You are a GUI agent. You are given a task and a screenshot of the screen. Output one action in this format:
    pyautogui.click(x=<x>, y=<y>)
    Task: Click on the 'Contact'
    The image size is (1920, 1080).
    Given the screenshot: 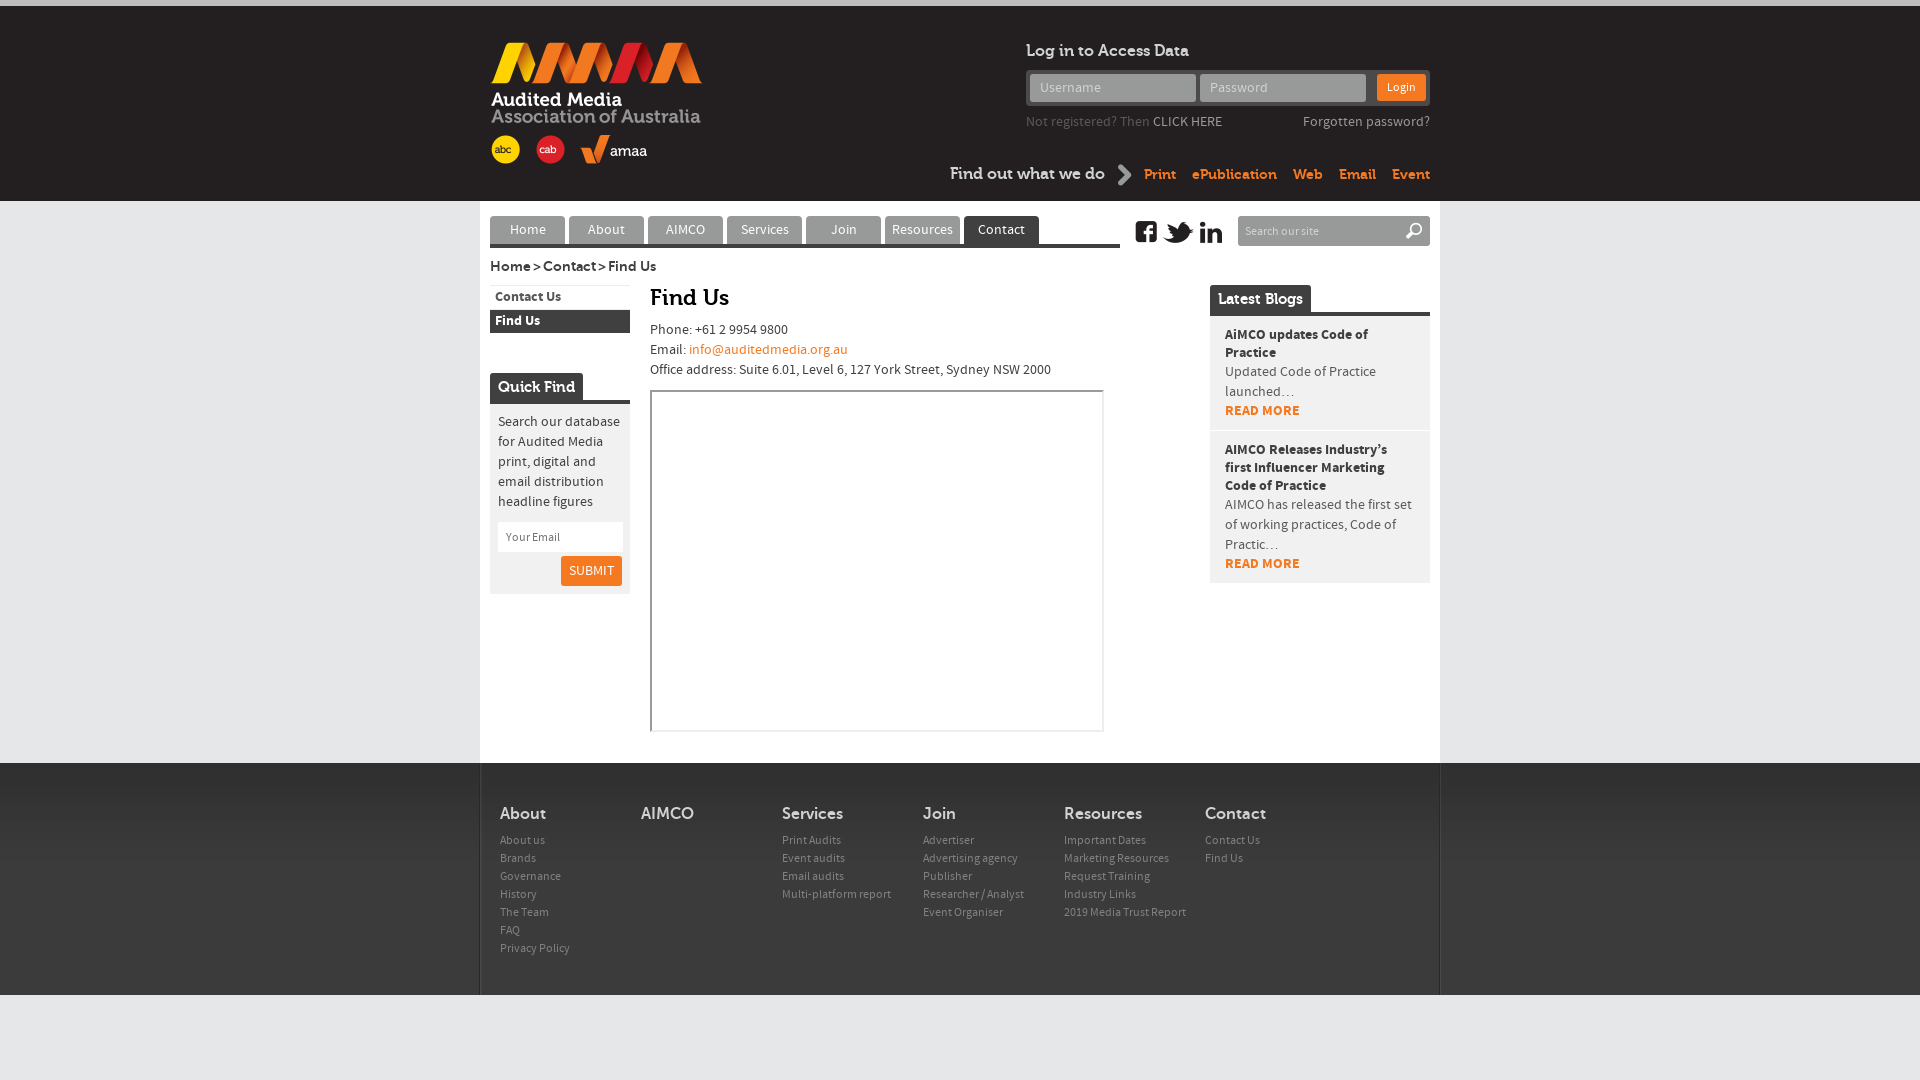 What is the action you would take?
    pyautogui.click(x=1001, y=229)
    